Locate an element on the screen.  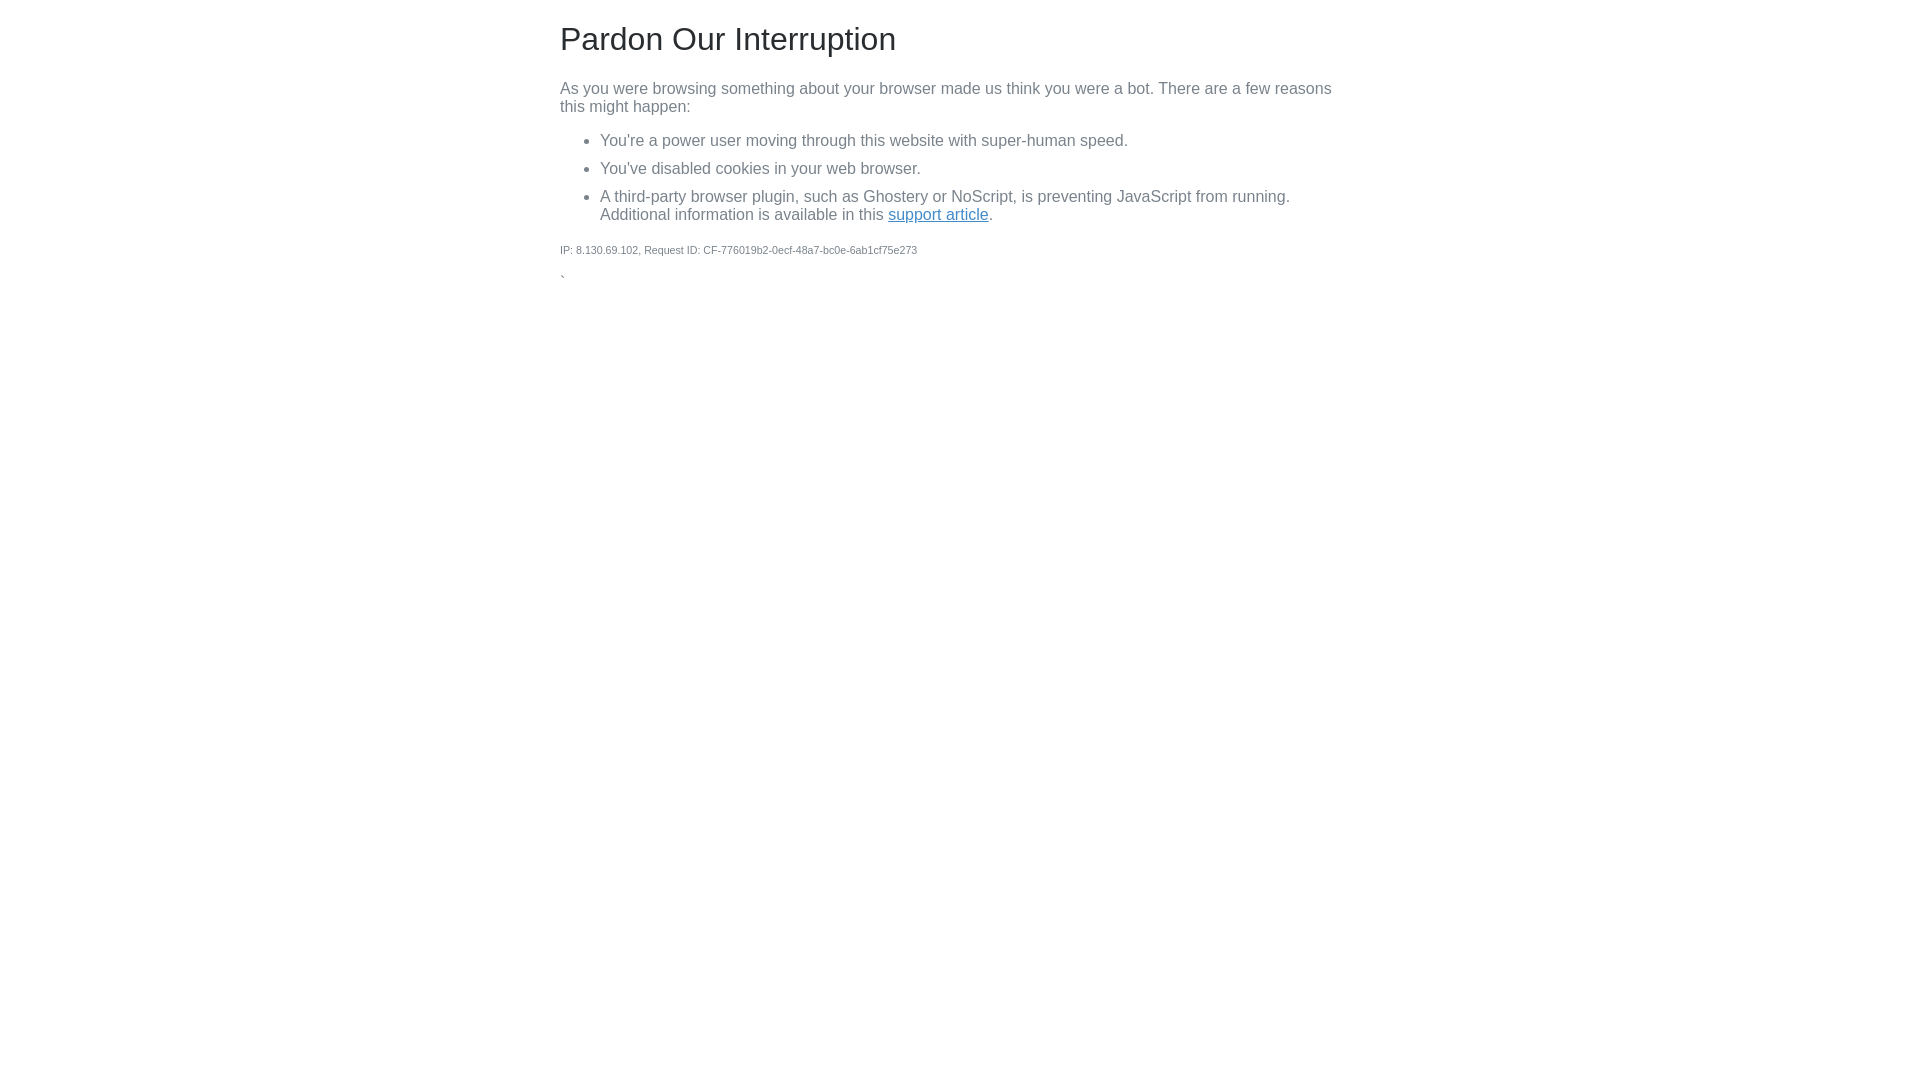
'support article' is located at coordinates (937, 214).